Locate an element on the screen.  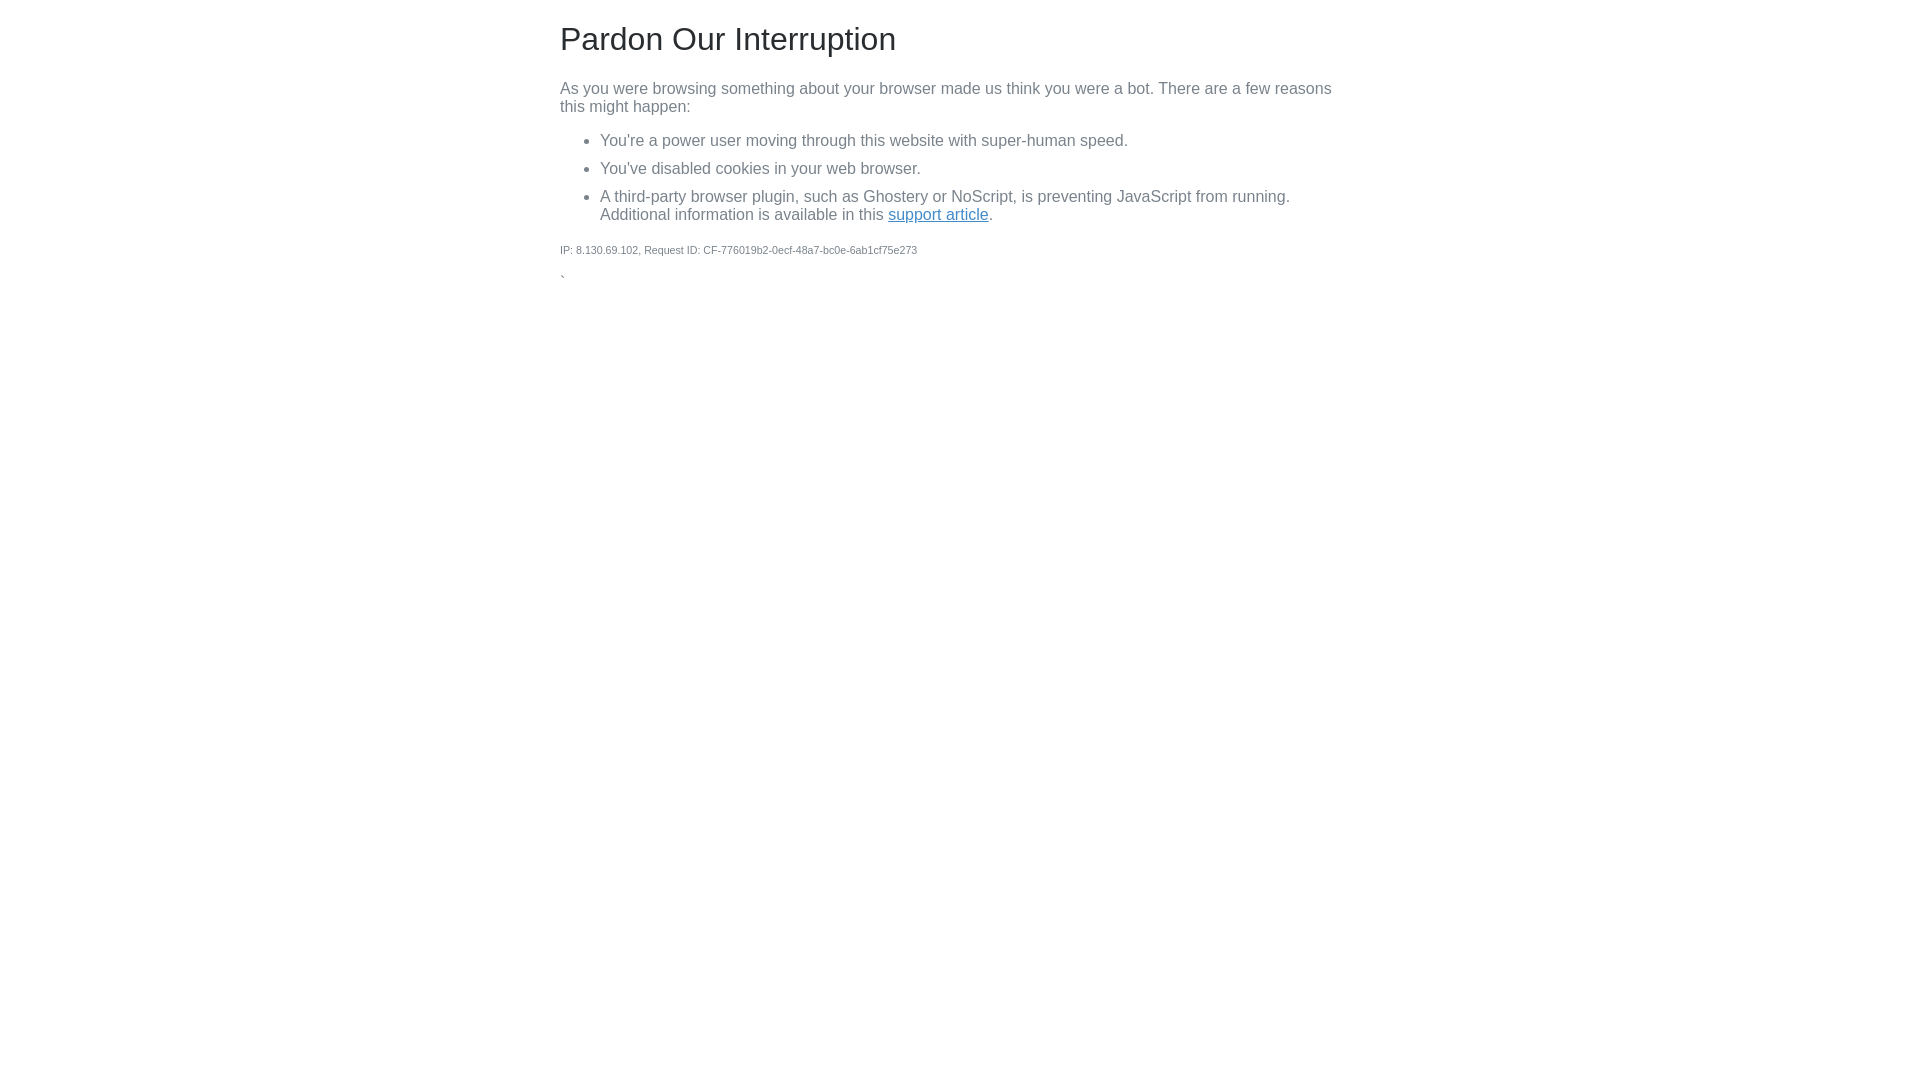
'support article' is located at coordinates (937, 214).